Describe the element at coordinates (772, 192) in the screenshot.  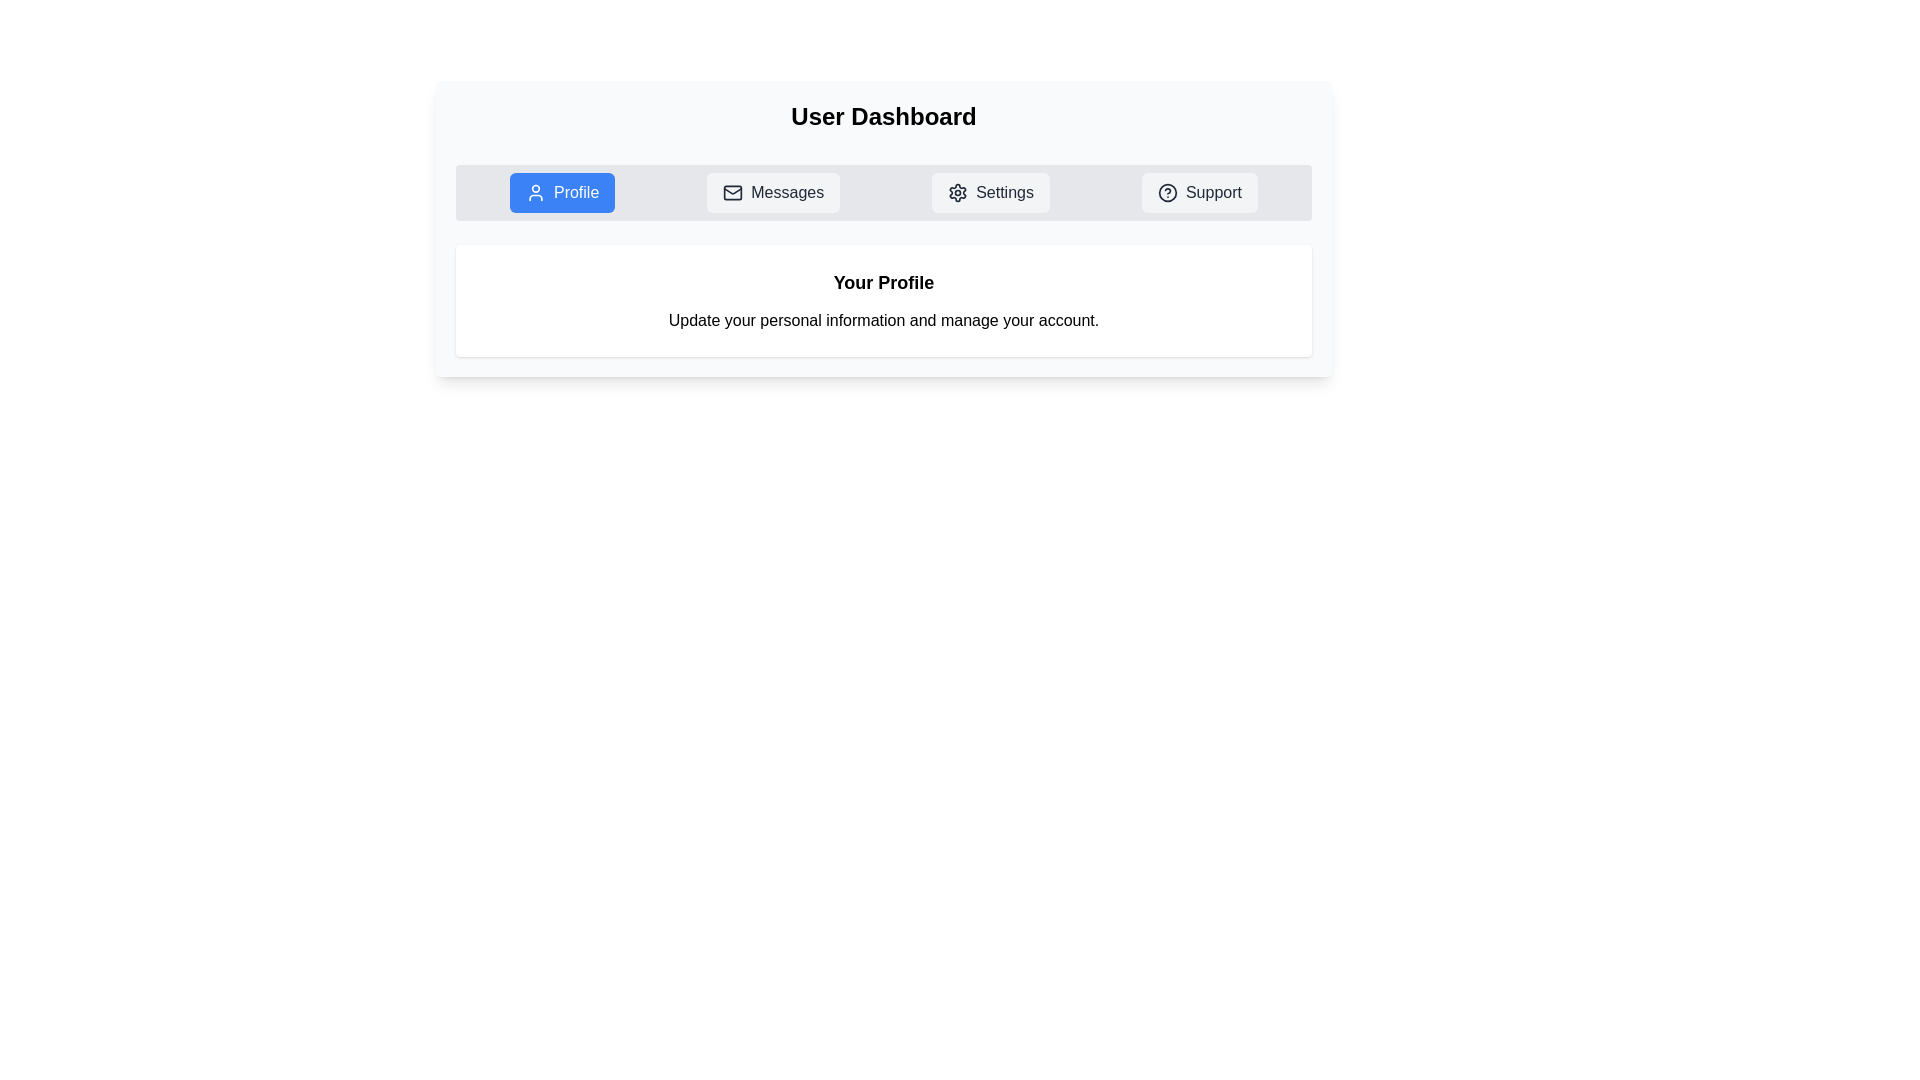
I see `the second button in the horizontal navigation bar at the top center of the interface` at that location.